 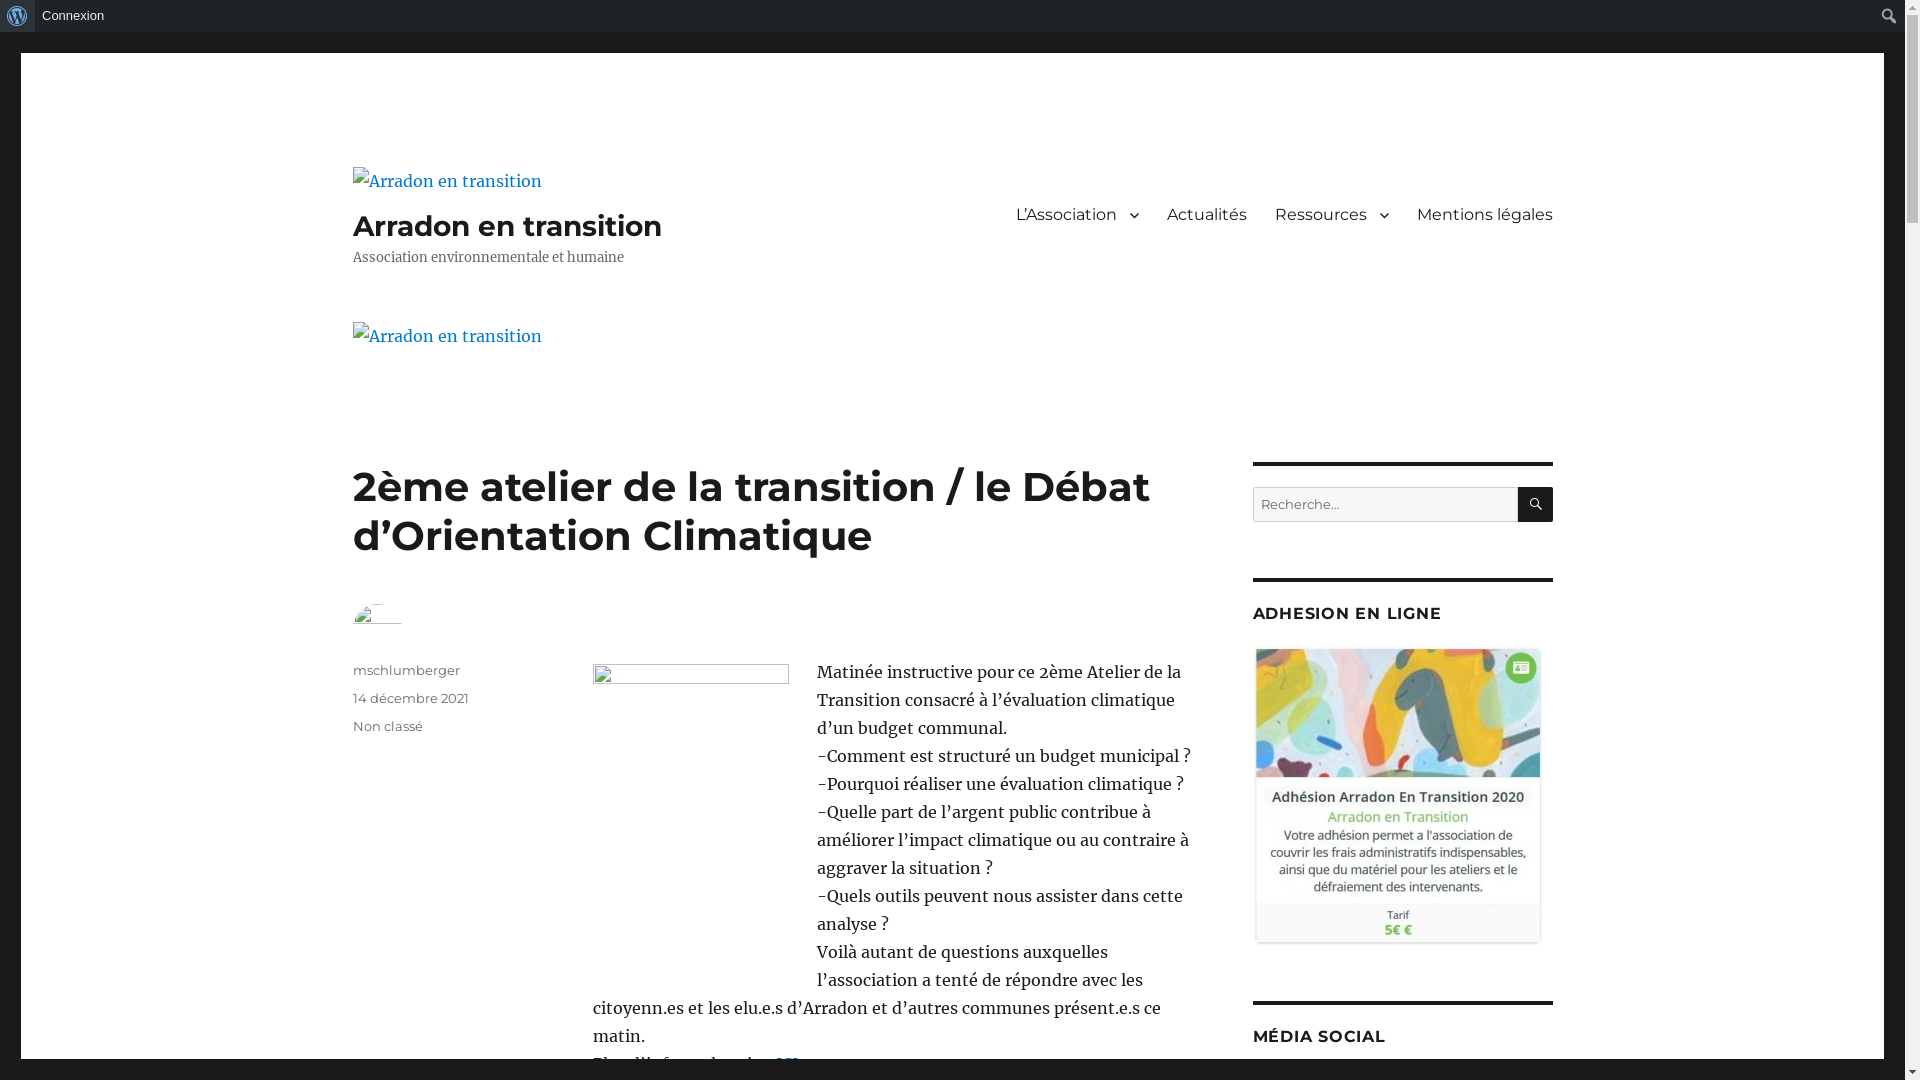 I want to click on 'Ressources', so click(x=1330, y=215).